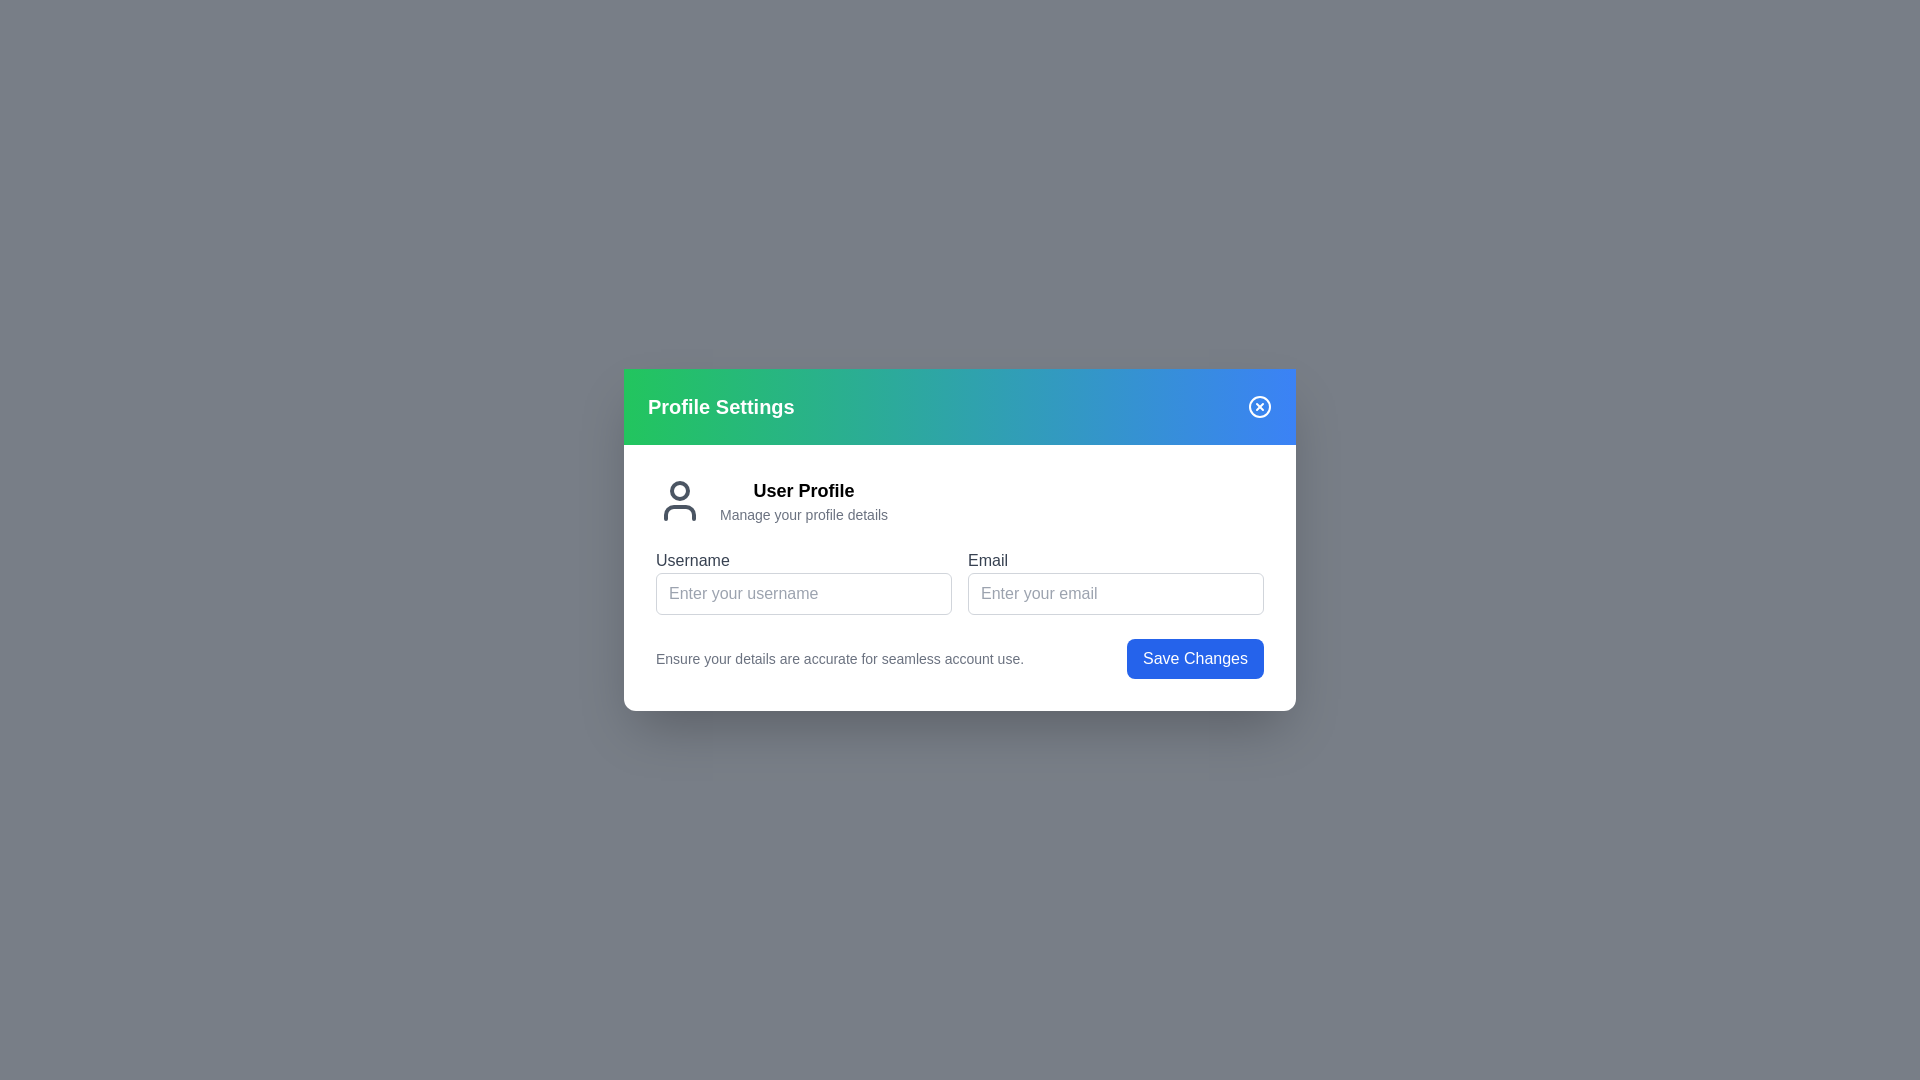  What do you see at coordinates (1258, 406) in the screenshot?
I see `the close button in the top-right corner of the dialog` at bounding box center [1258, 406].